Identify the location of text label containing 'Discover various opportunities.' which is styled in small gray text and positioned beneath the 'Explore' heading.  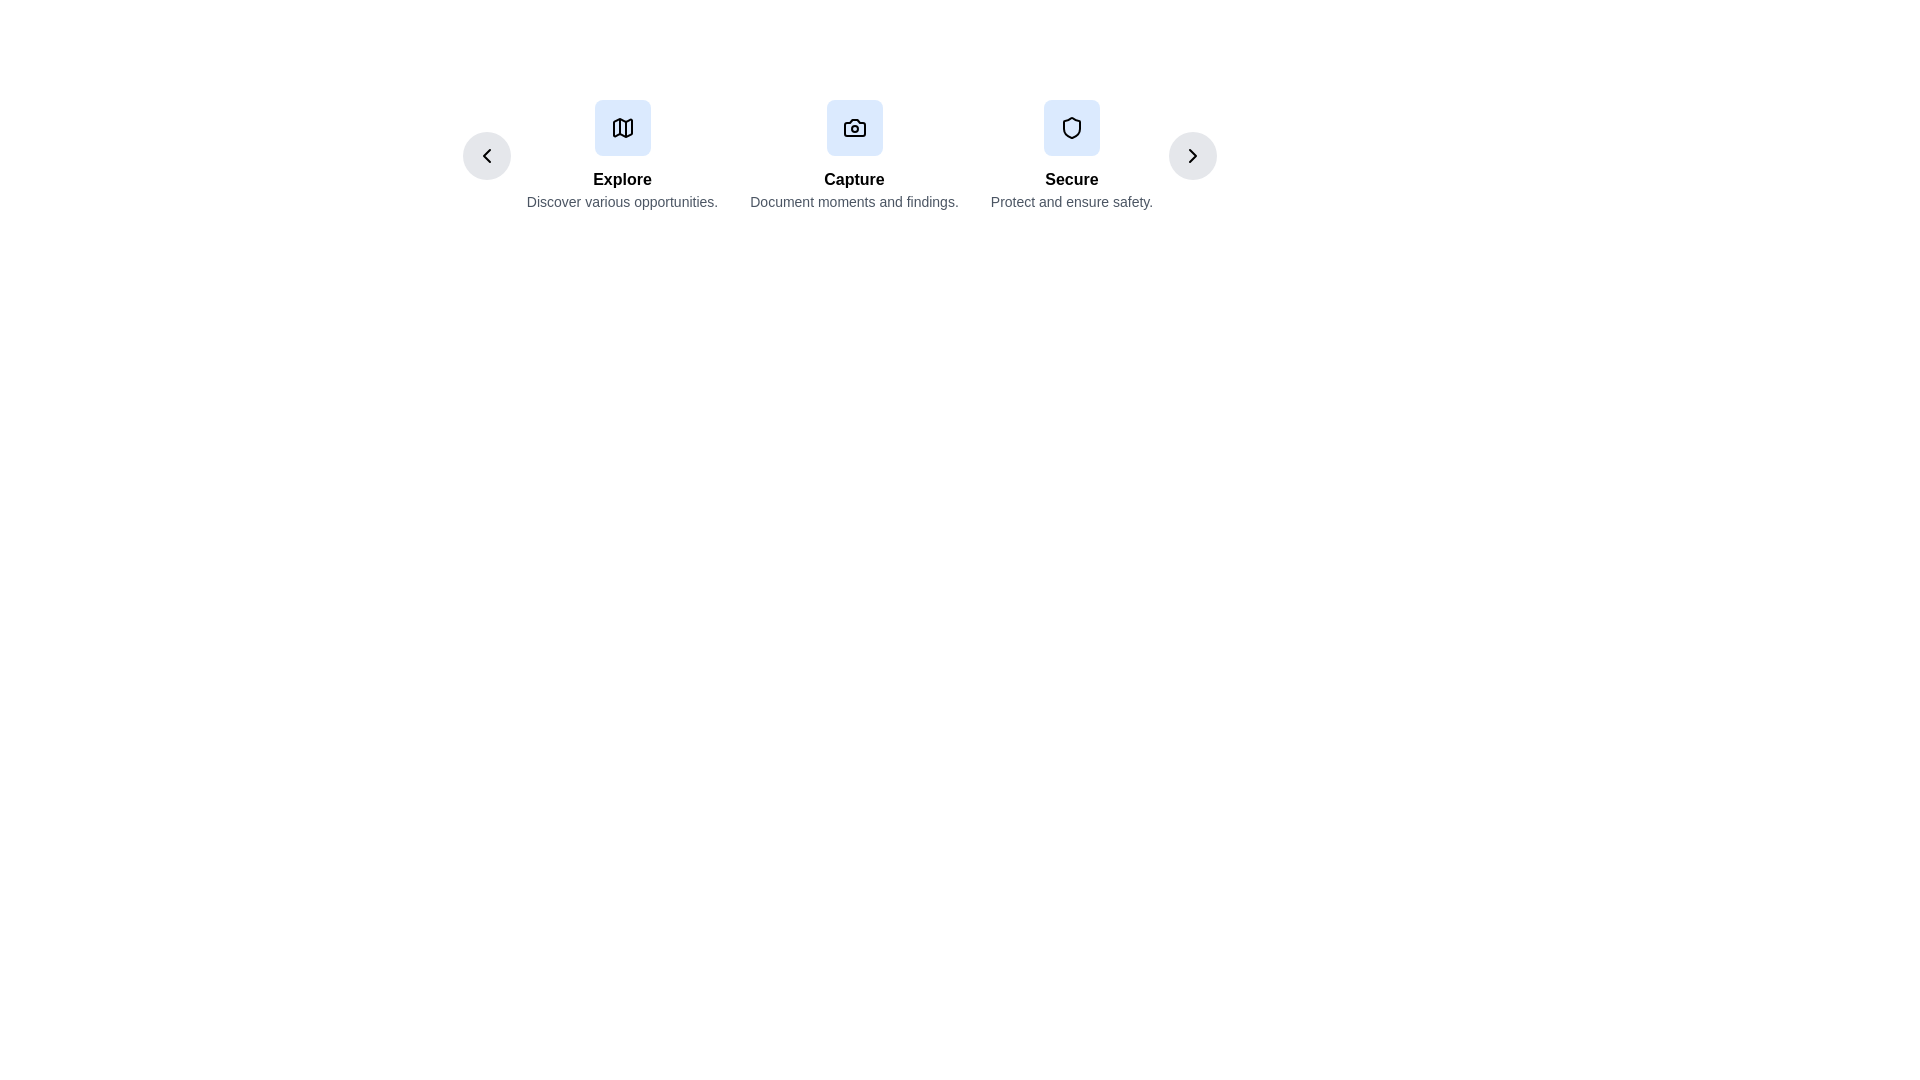
(621, 201).